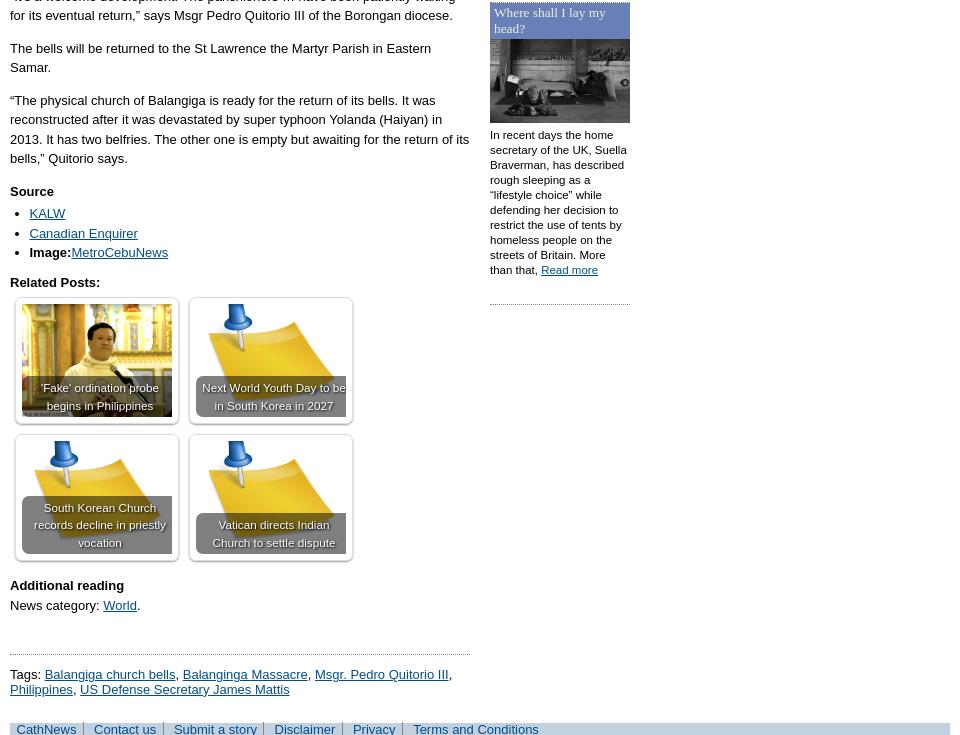 The width and height of the screenshot is (960, 735). I want to click on 'Additional reading', so click(67, 585).